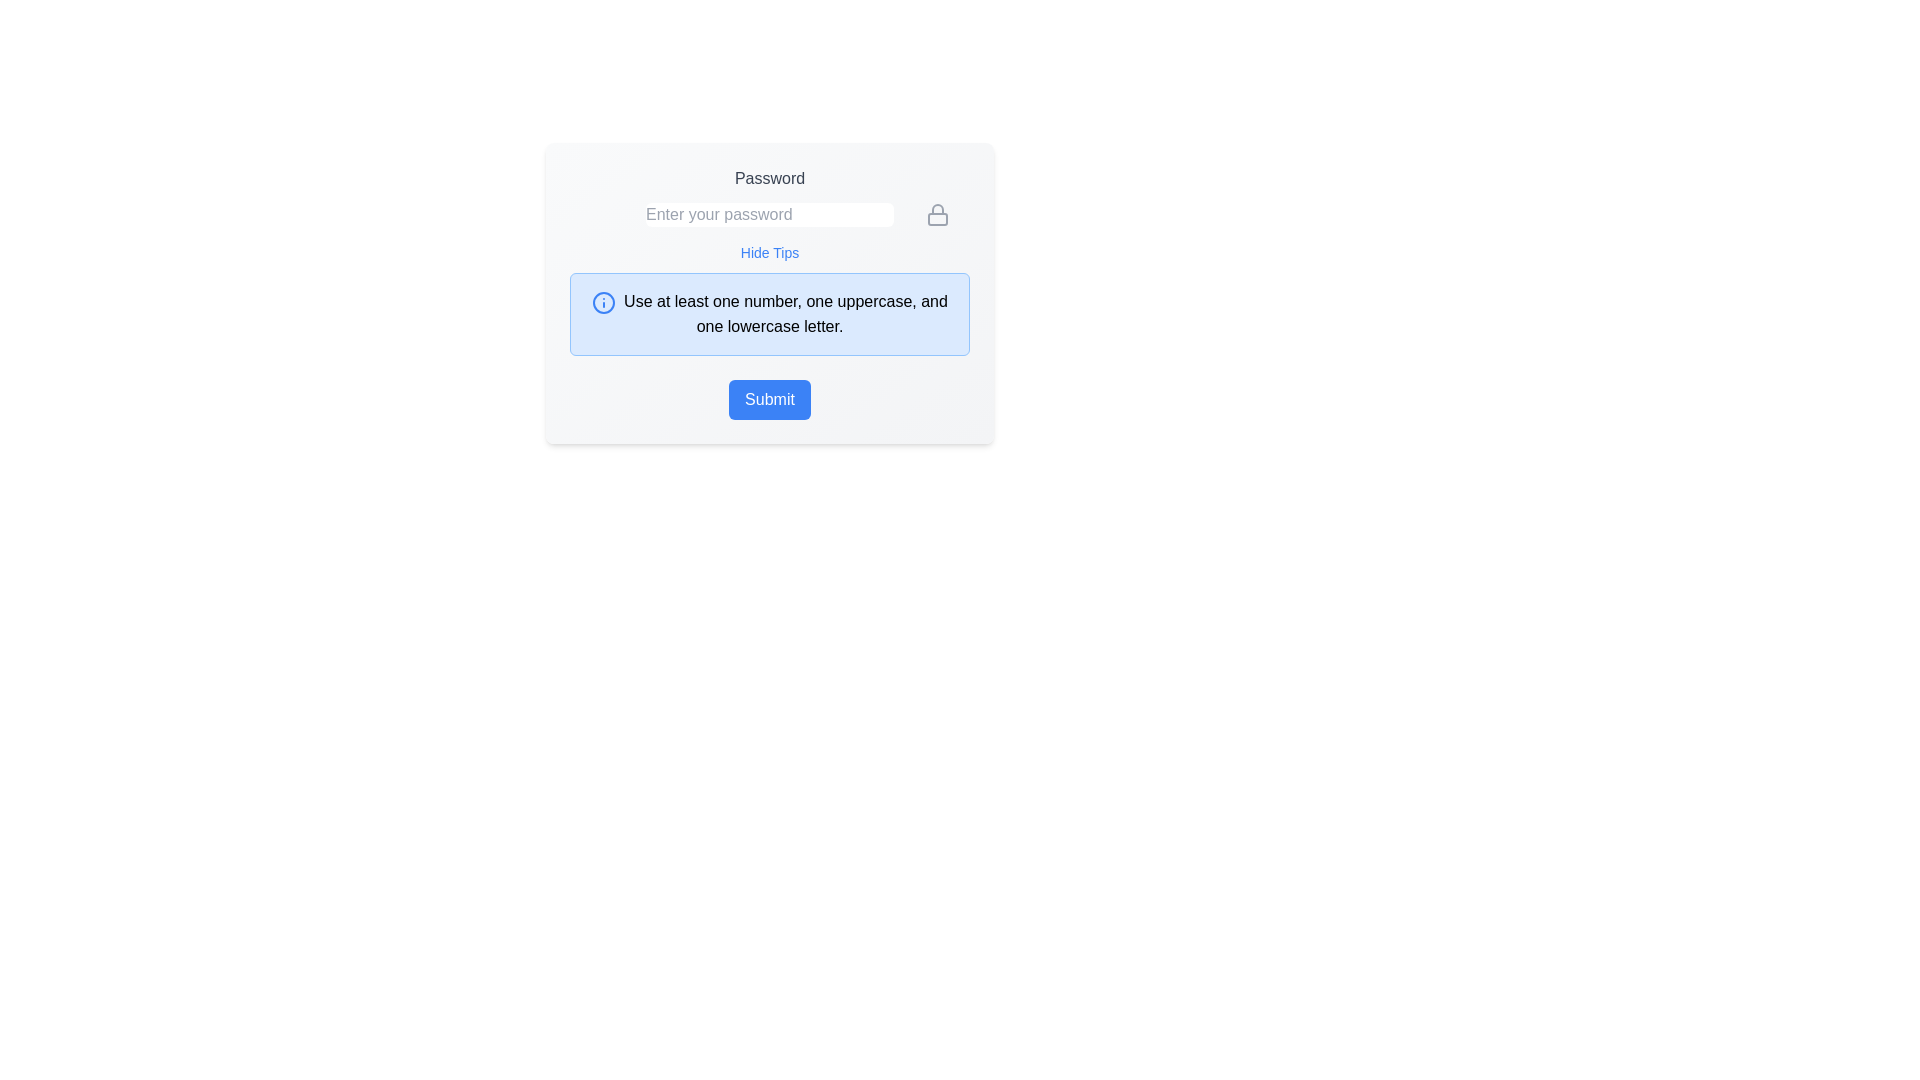 This screenshot has height=1080, width=1920. I want to click on rectangular shape with rounded corners that represents the lower half of the lock icon, located to the right of the password input field, so click(936, 219).